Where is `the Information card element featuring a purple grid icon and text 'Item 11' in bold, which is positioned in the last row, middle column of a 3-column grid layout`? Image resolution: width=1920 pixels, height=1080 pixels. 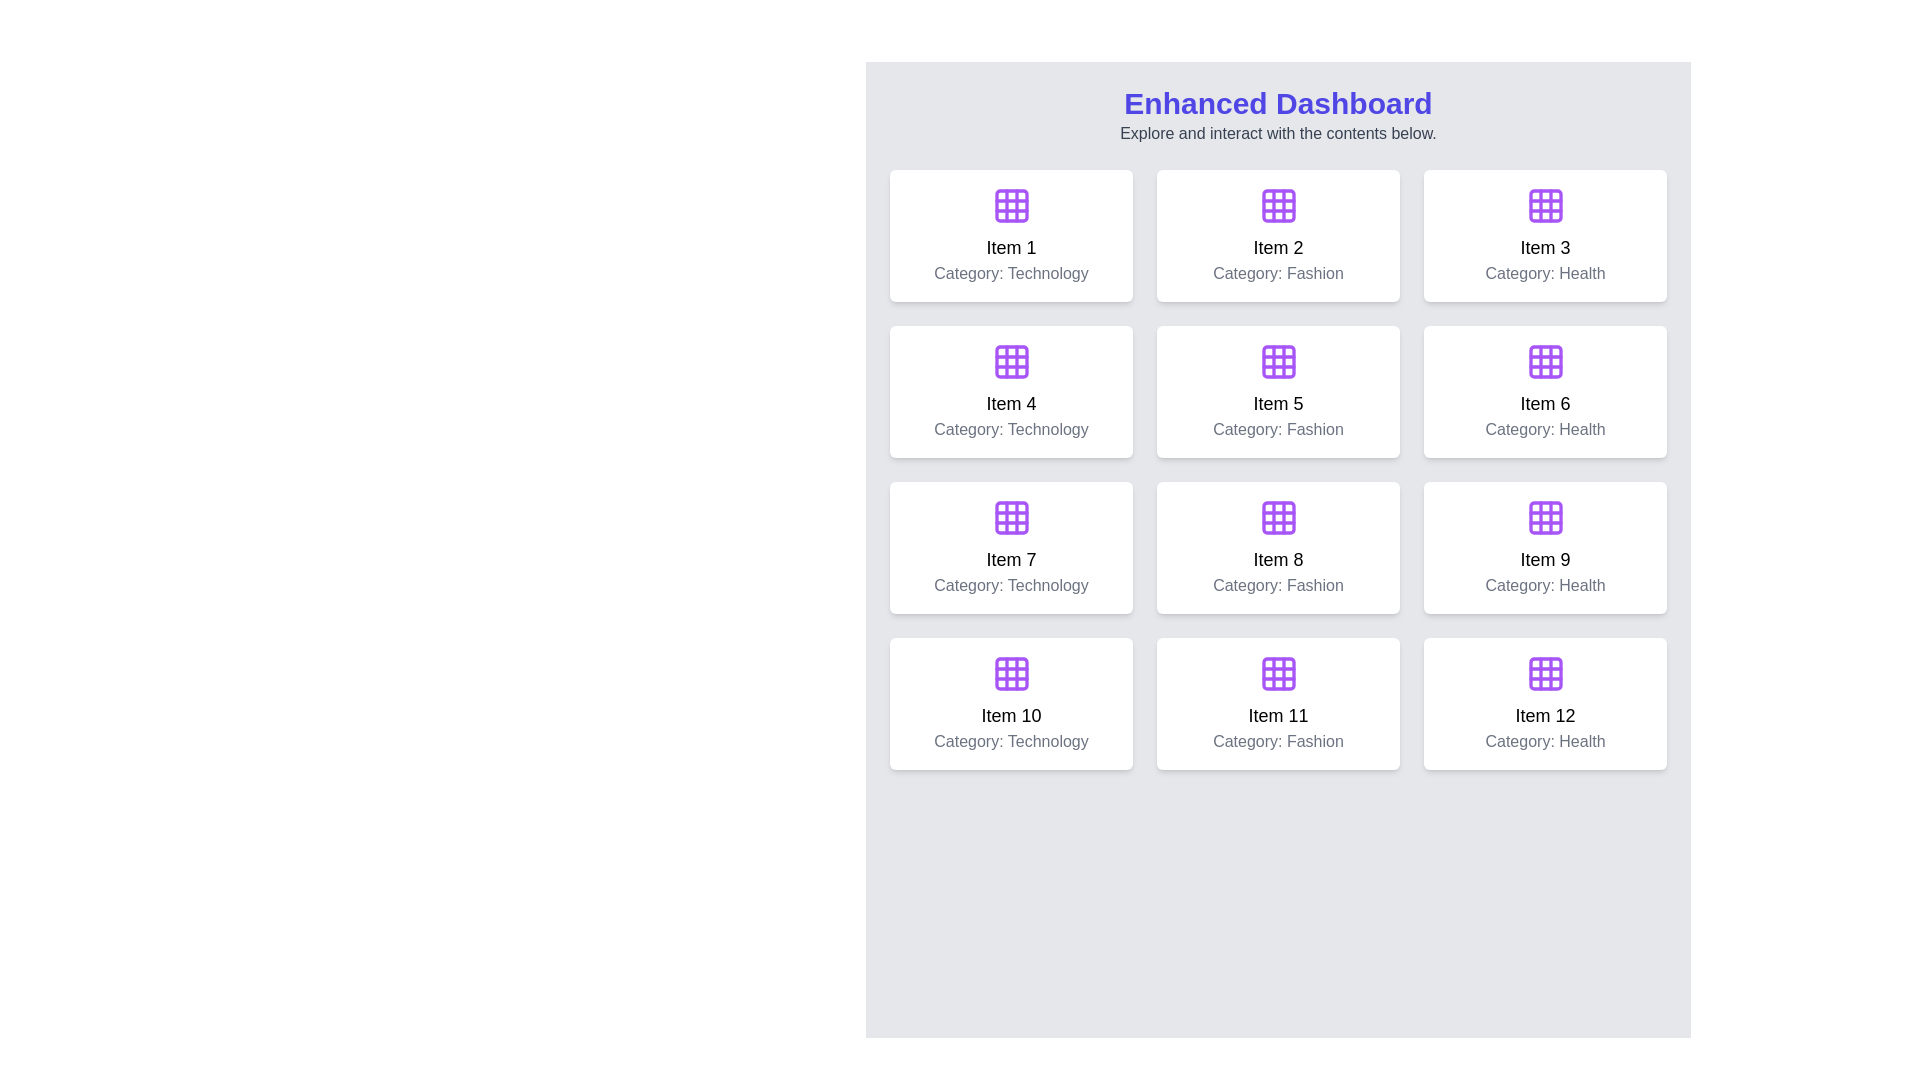
the Information card element featuring a purple grid icon and text 'Item 11' in bold, which is positioned in the last row, middle column of a 3-column grid layout is located at coordinates (1277, 703).